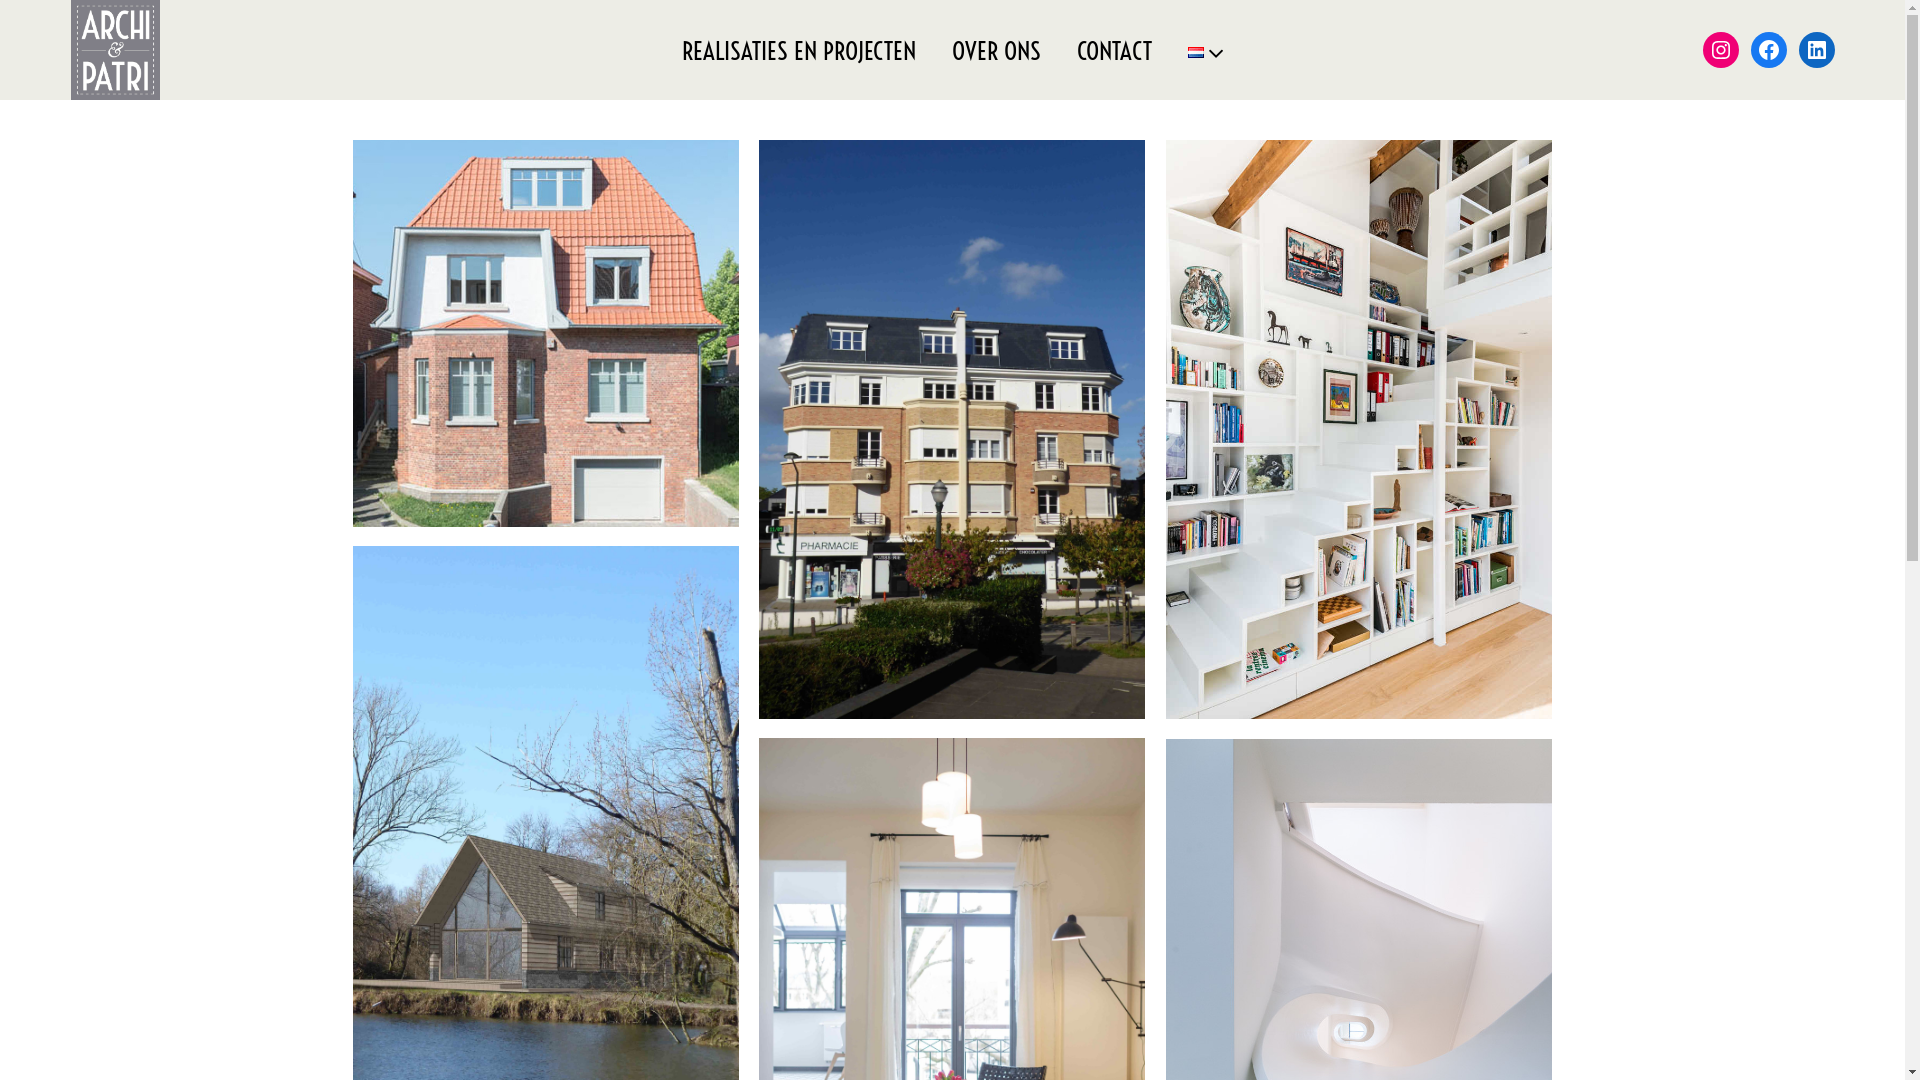 The image size is (1920, 1080). What do you see at coordinates (1720, 49) in the screenshot?
I see `'Instagram'` at bounding box center [1720, 49].